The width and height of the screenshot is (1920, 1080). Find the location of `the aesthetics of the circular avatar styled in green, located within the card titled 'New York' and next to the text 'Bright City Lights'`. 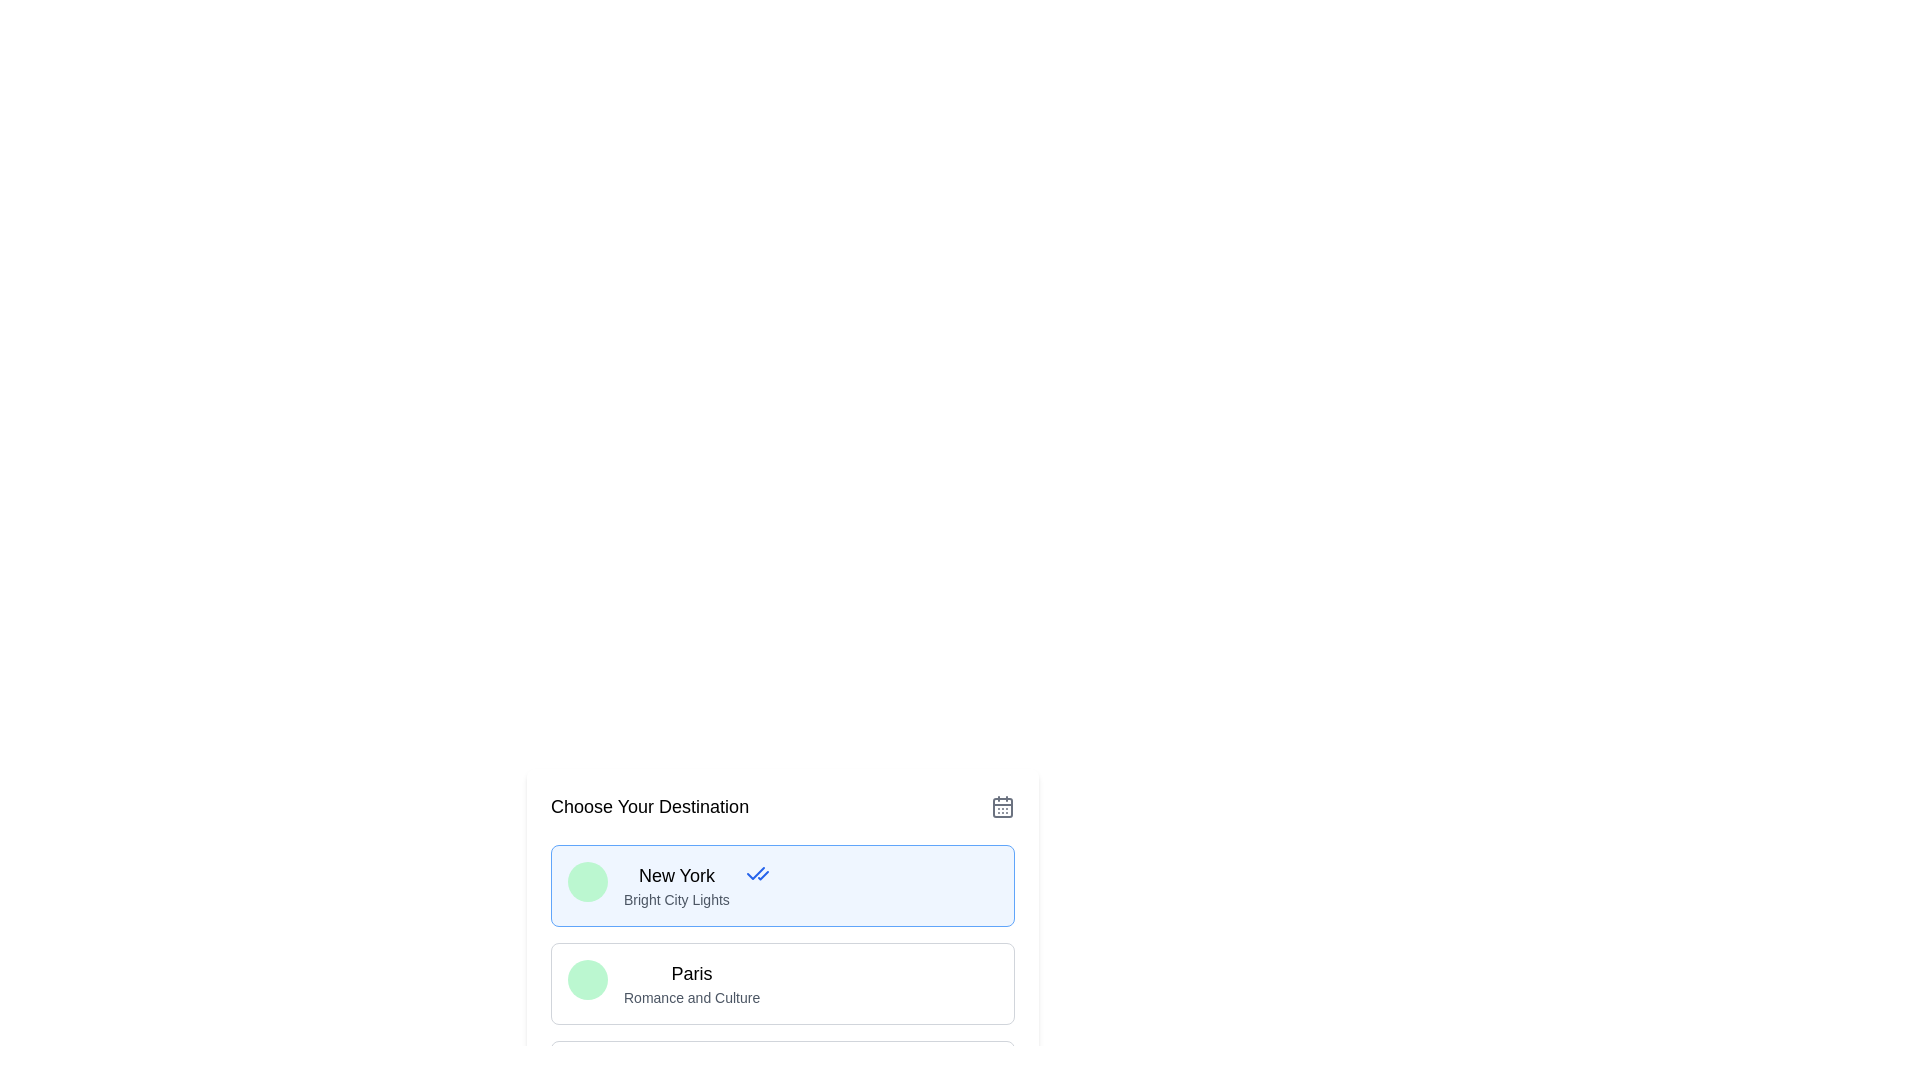

the aesthetics of the circular avatar styled in green, located within the card titled 'New York' and next to the text 'Bright City Lights' is located at coordinates (587, 881).